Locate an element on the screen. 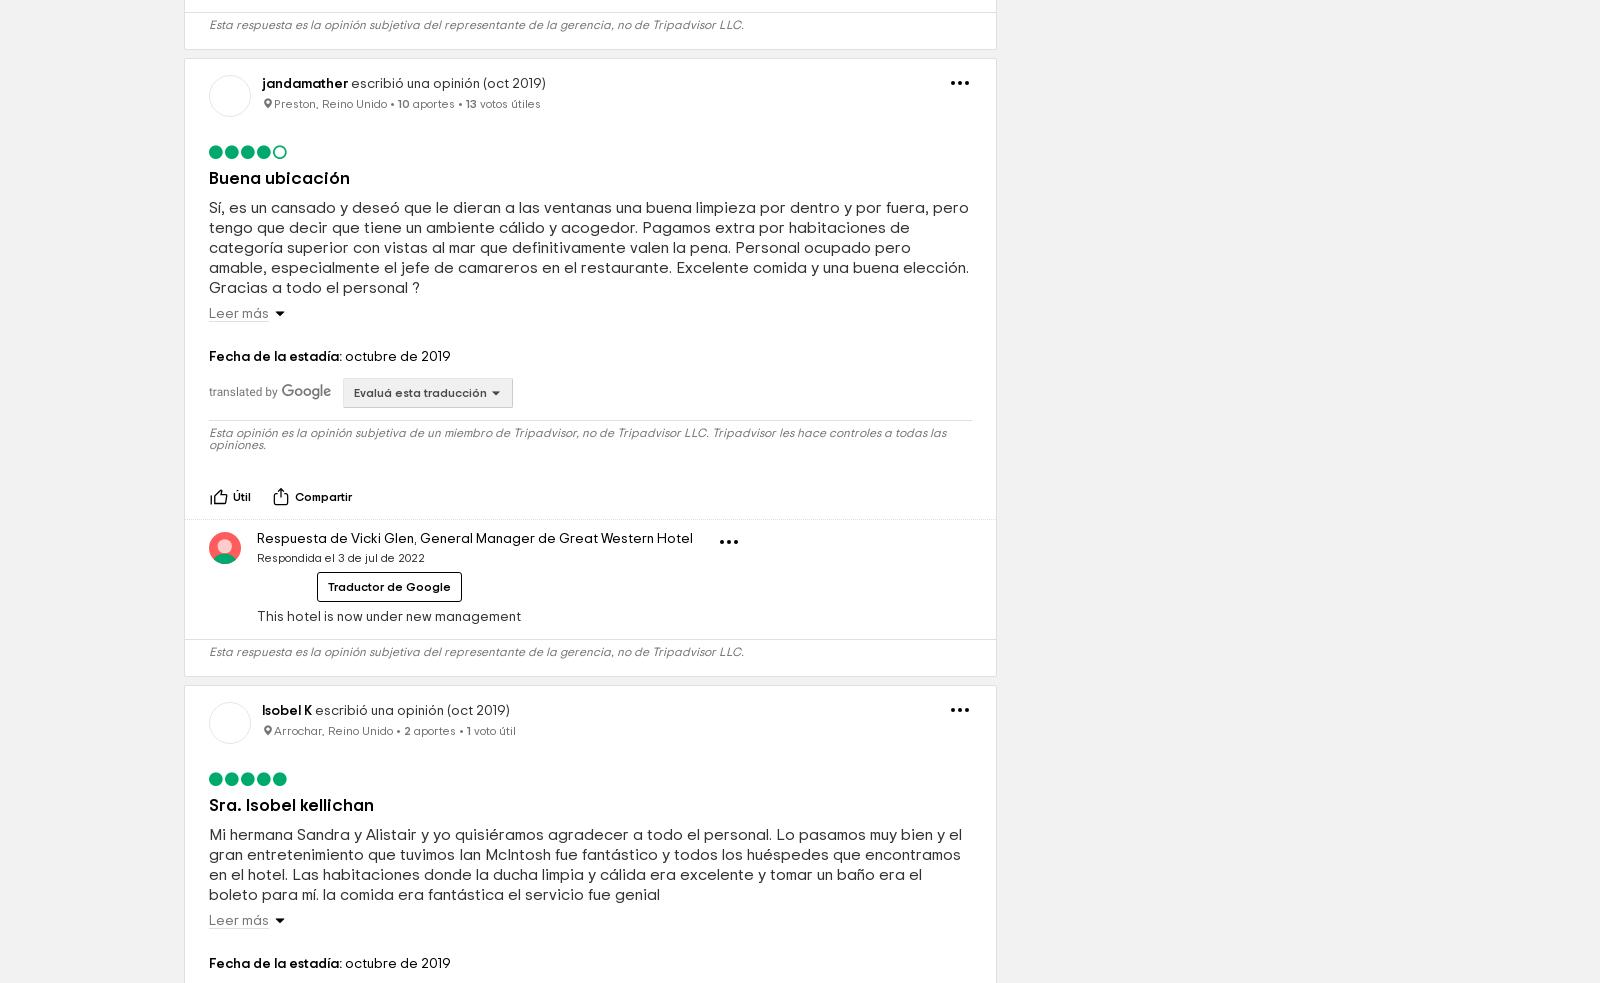 Image resolution: width=1600 pixels, height=983 pixels. '2' is located at coordinates (406, 869).